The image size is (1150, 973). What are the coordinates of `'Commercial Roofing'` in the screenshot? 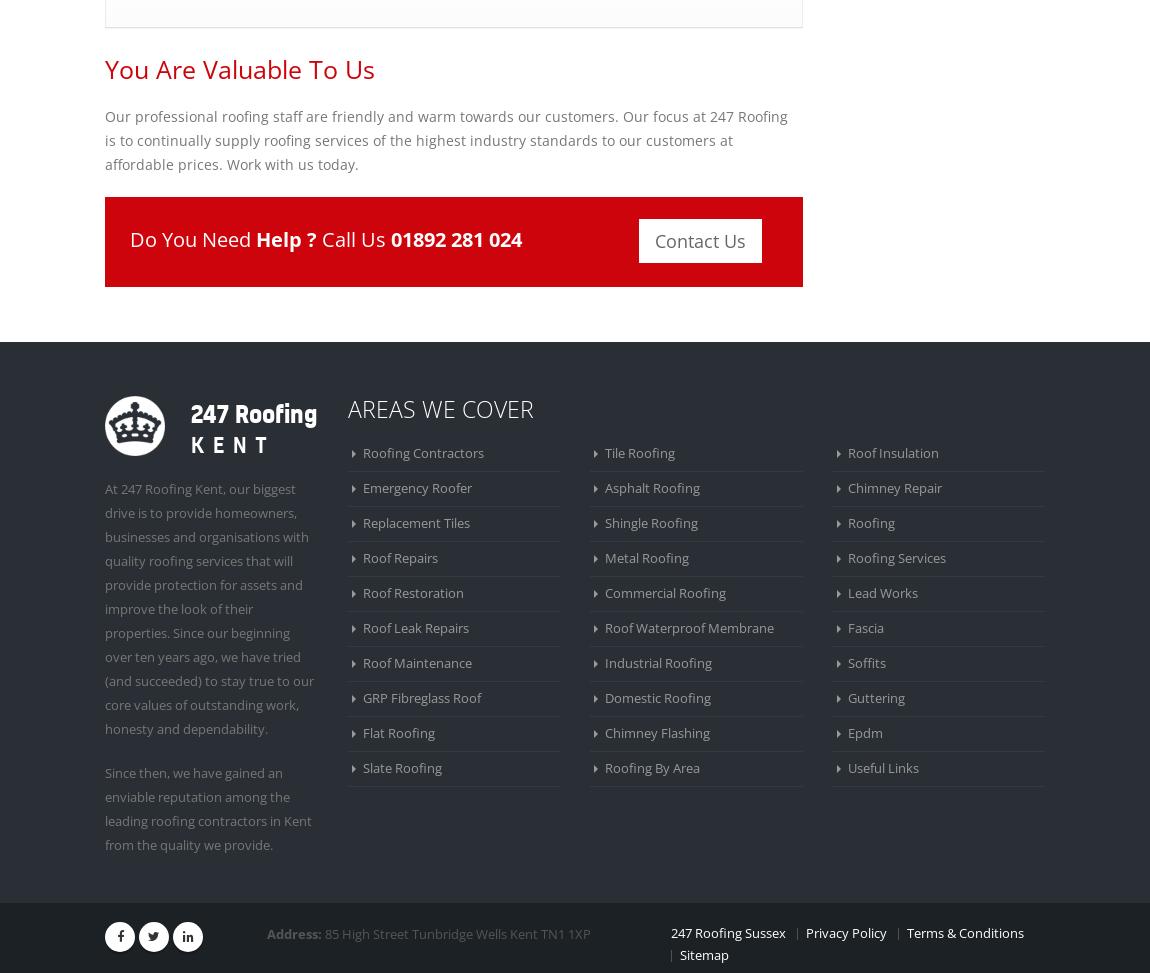 It's located at (664, 593).